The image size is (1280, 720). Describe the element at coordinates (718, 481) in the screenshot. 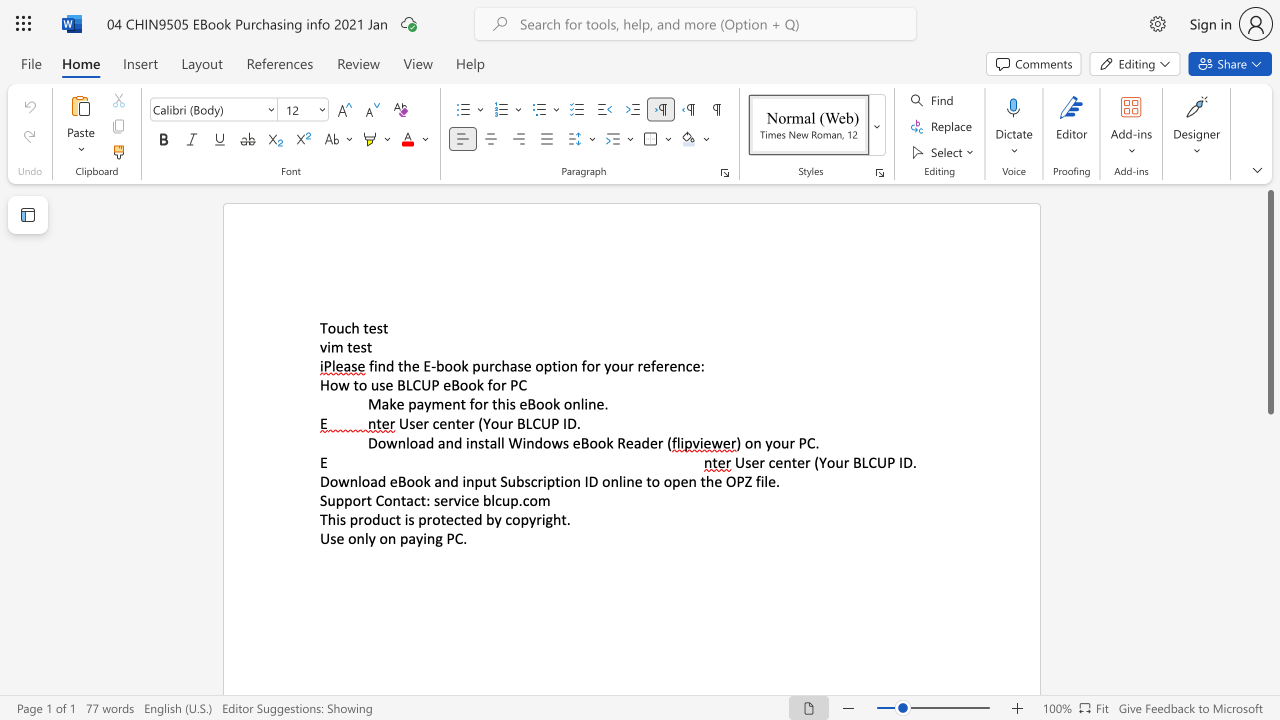

I see `the 4th character "e" in the text` at that location.